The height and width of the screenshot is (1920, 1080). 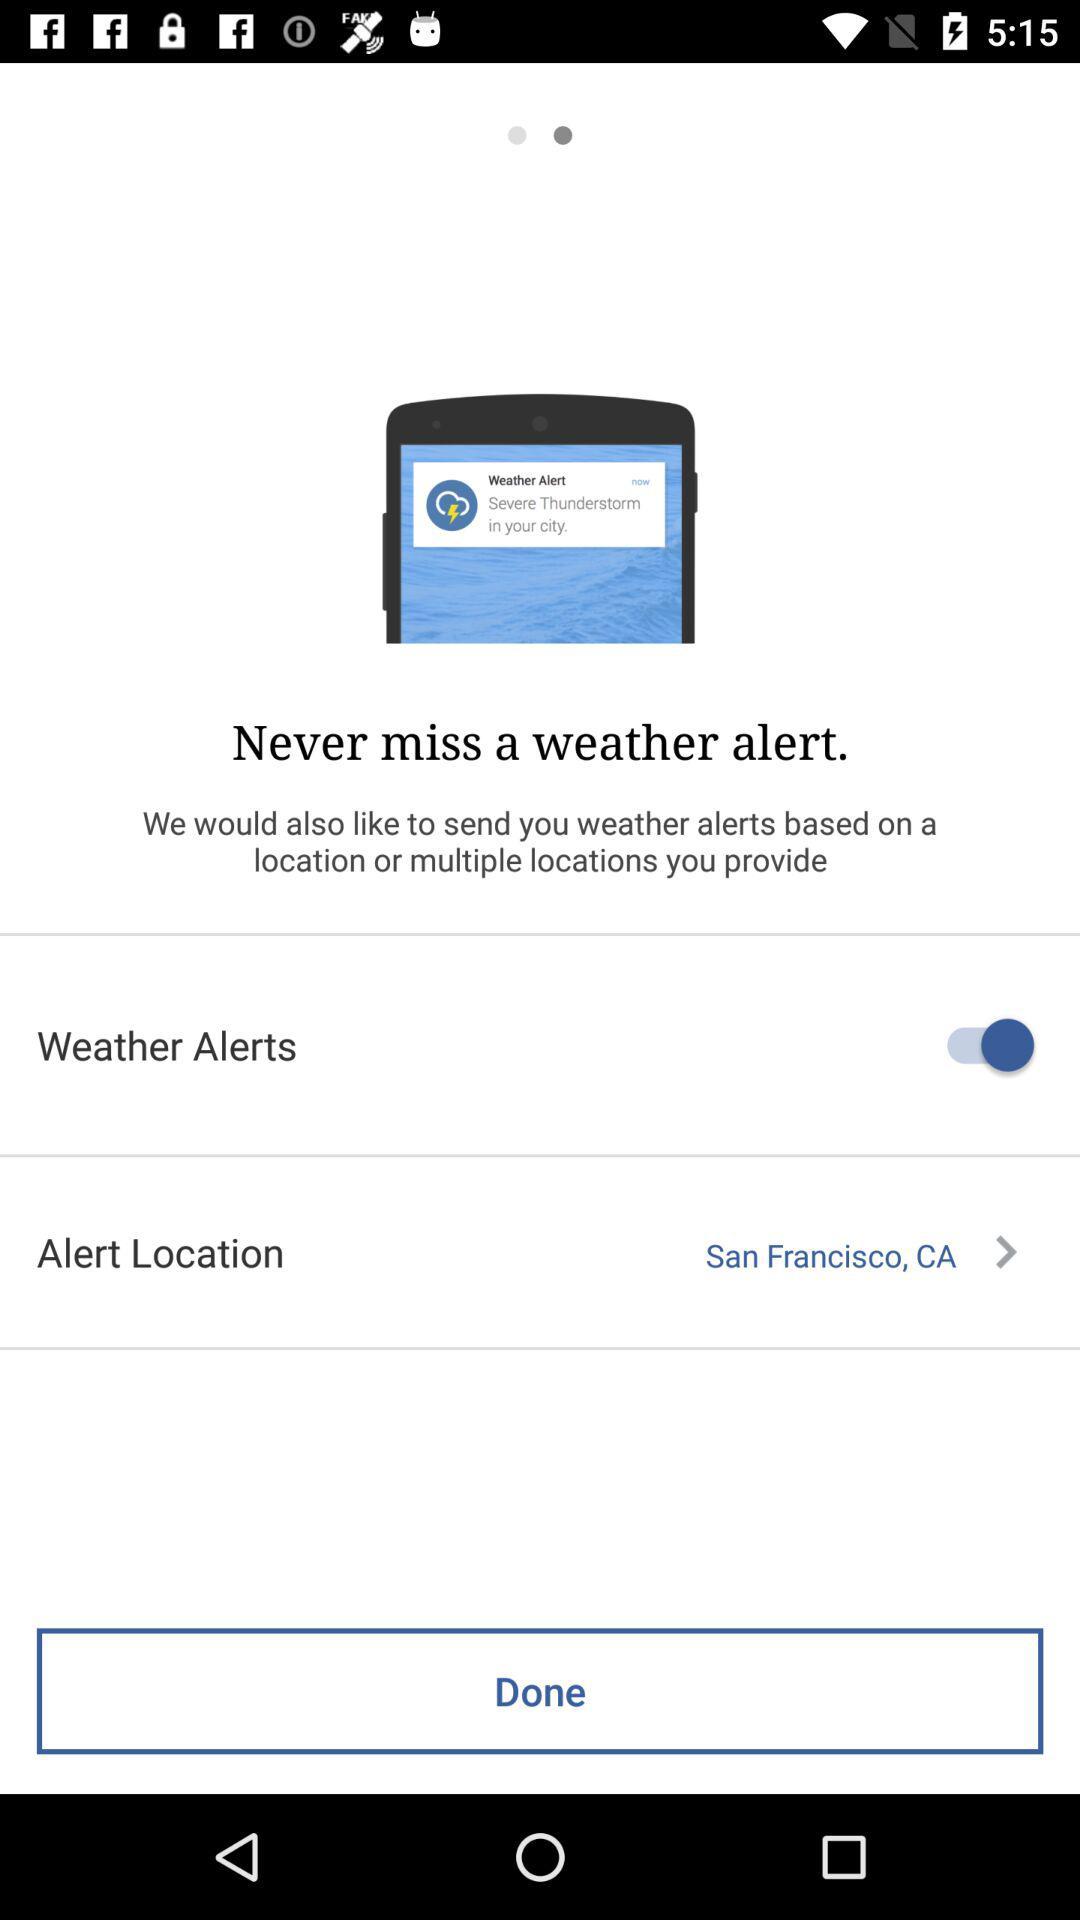 What do you see at coordinates (860, 1254) in the screenshot?
I see `item to the right of the alert location` at bounding box center [860, 1254].